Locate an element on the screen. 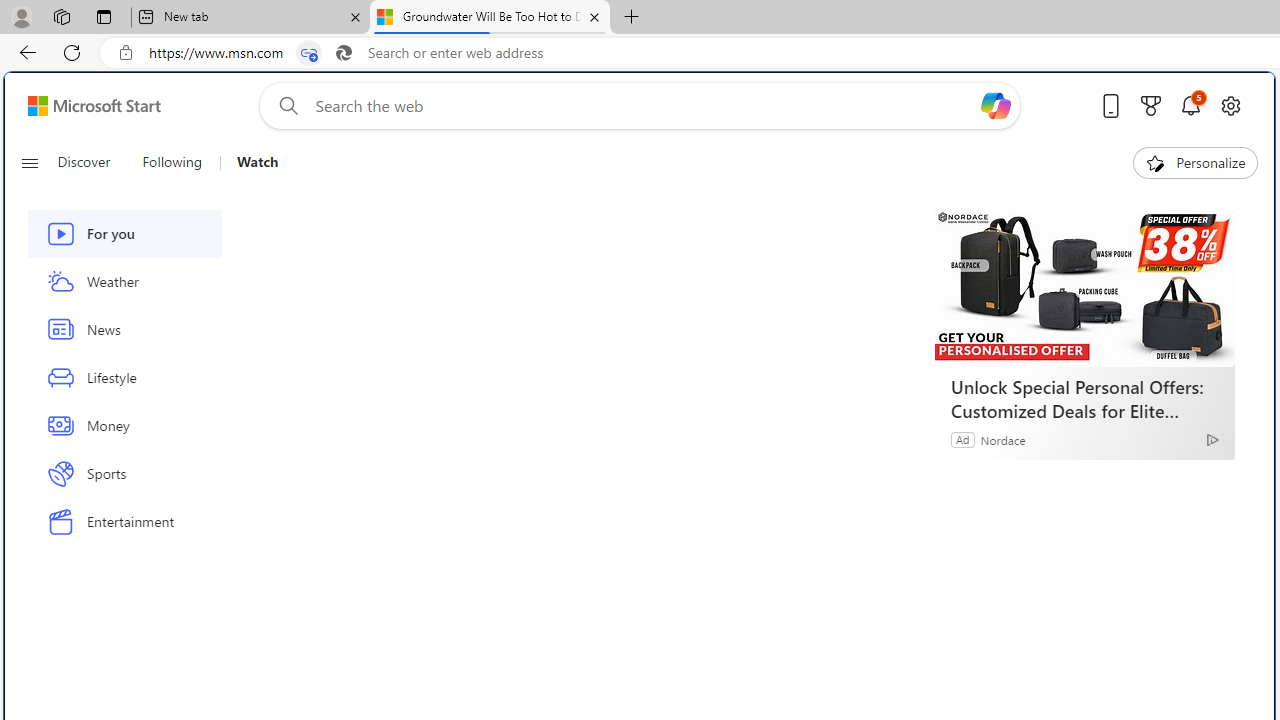 This screenshot has width=1280, height=720. 'Web search' is located at coordinates (283, 105).